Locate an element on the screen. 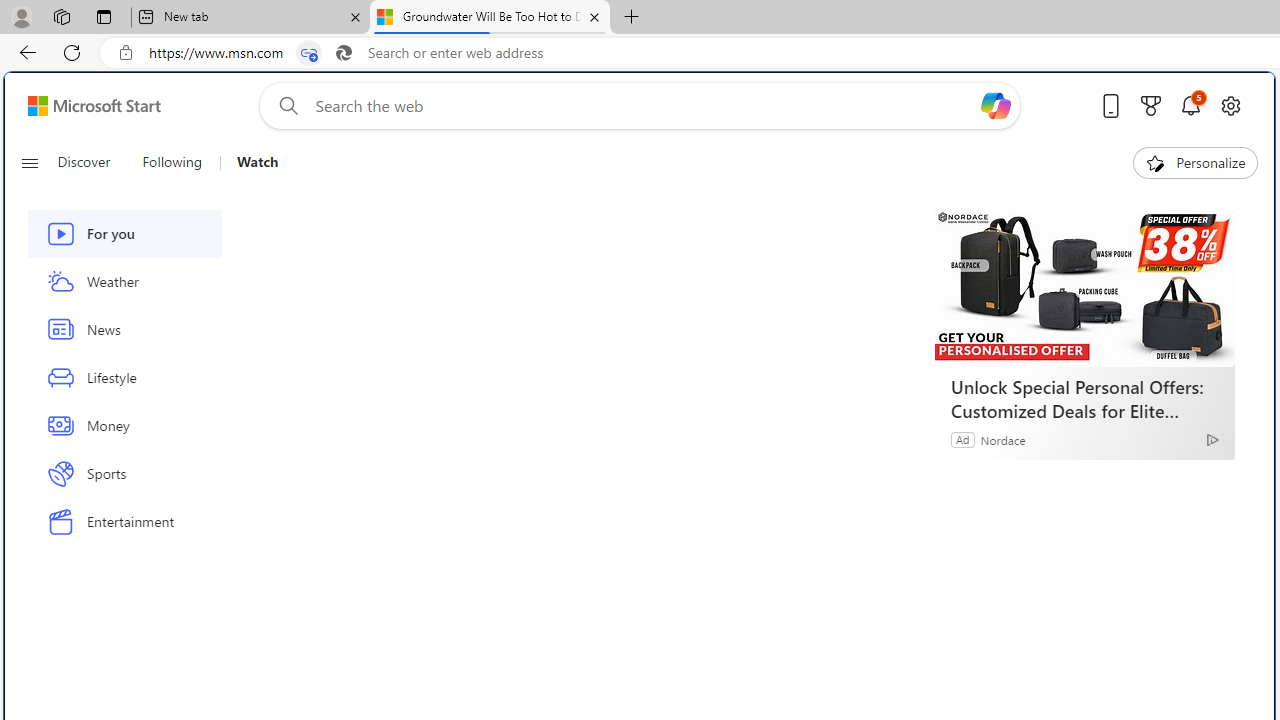 This screenshot has width=1280, height=720. 'Web search' is located at coordinates (283, 105).